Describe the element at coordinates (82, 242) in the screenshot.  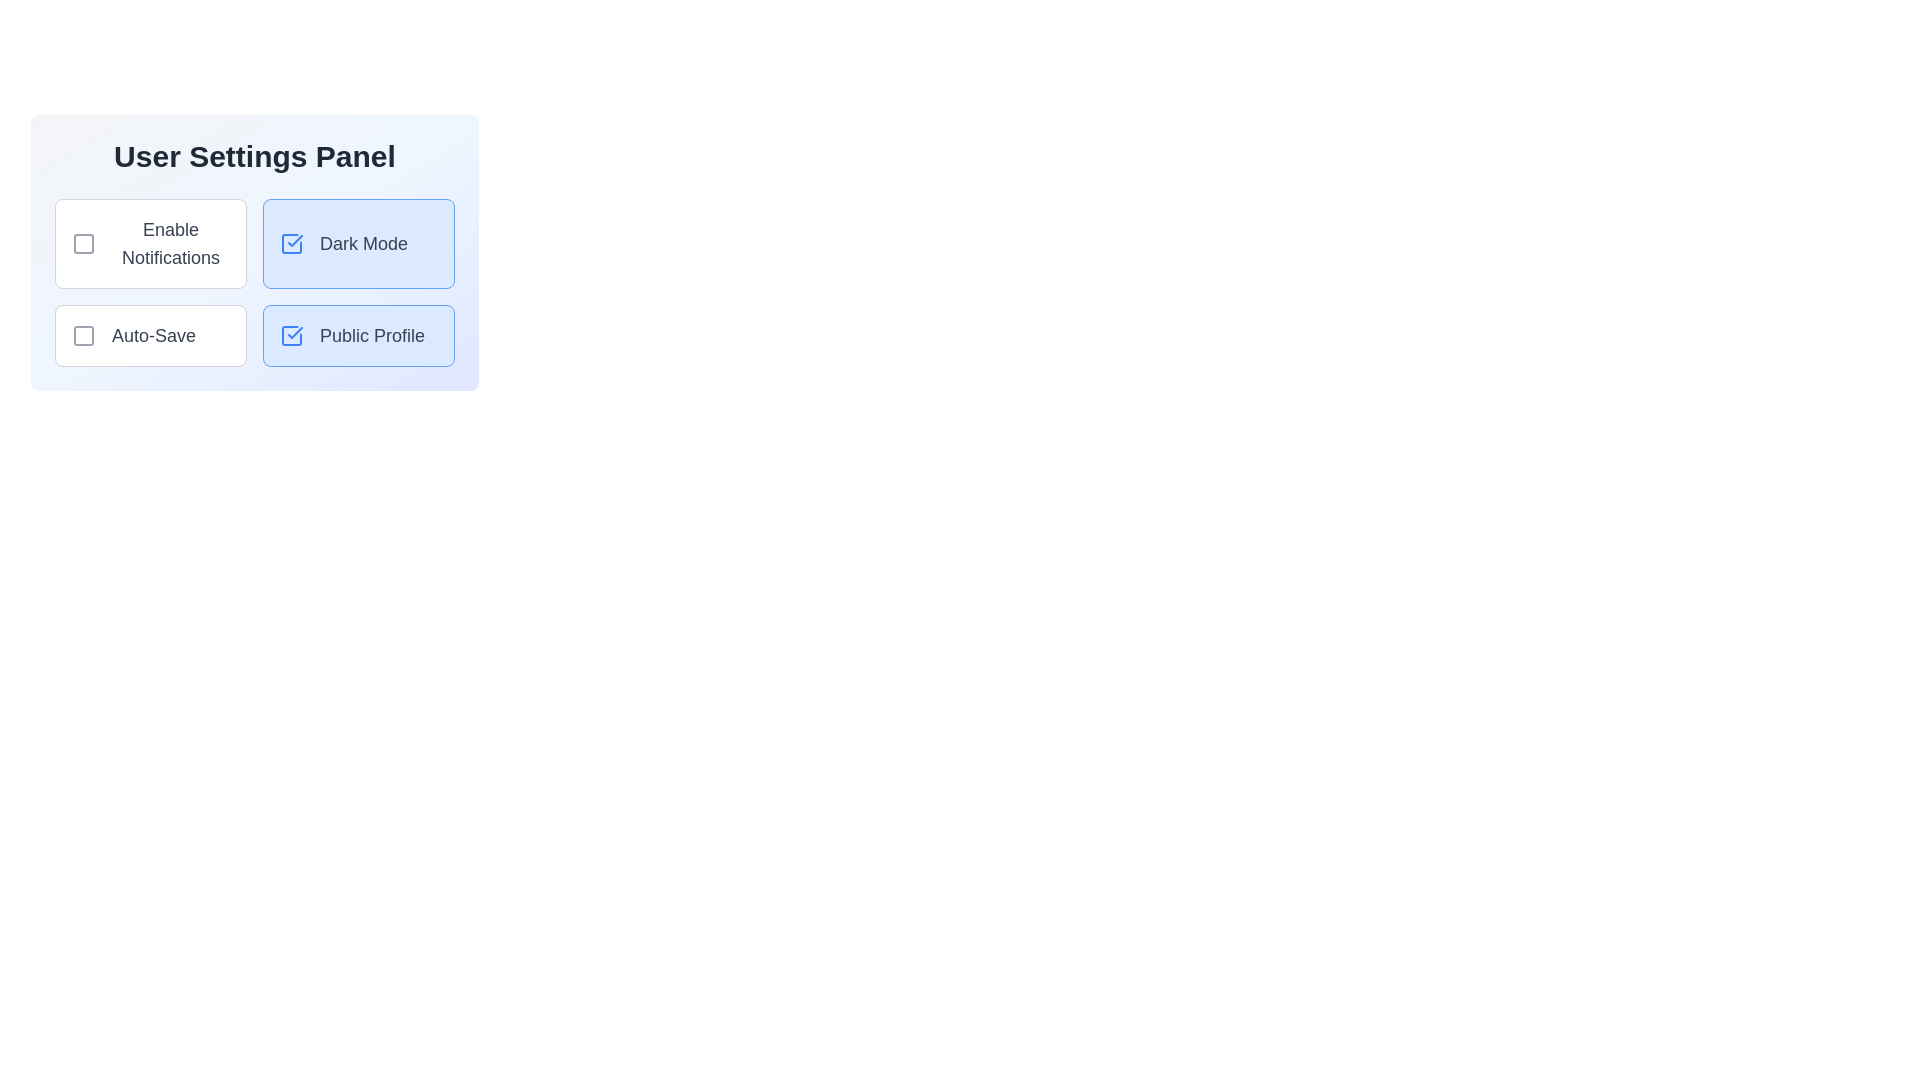
I see `the unselected checkbox icon within the 'Enable Notifications' section` at that location.